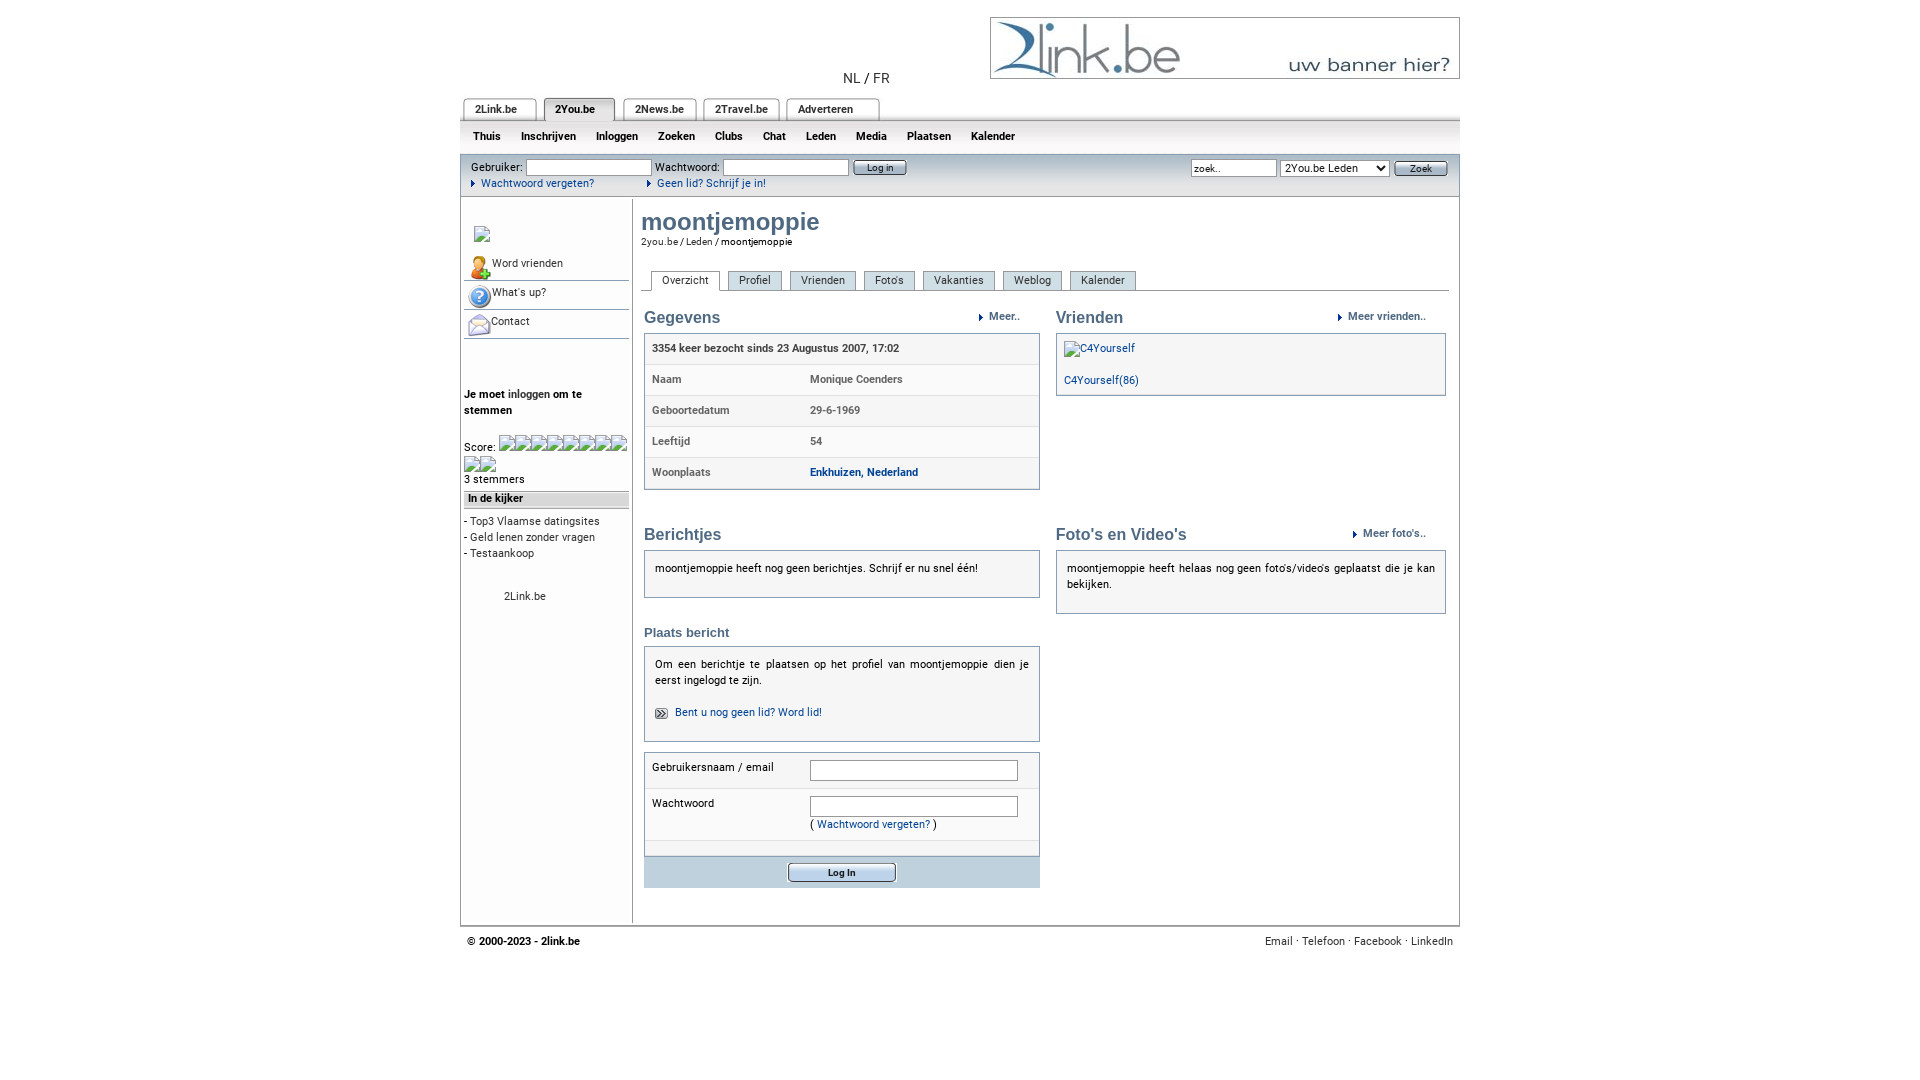  Describe the element at coordinates (880, 76) in the screenshot. I see `'FR'` at that location.